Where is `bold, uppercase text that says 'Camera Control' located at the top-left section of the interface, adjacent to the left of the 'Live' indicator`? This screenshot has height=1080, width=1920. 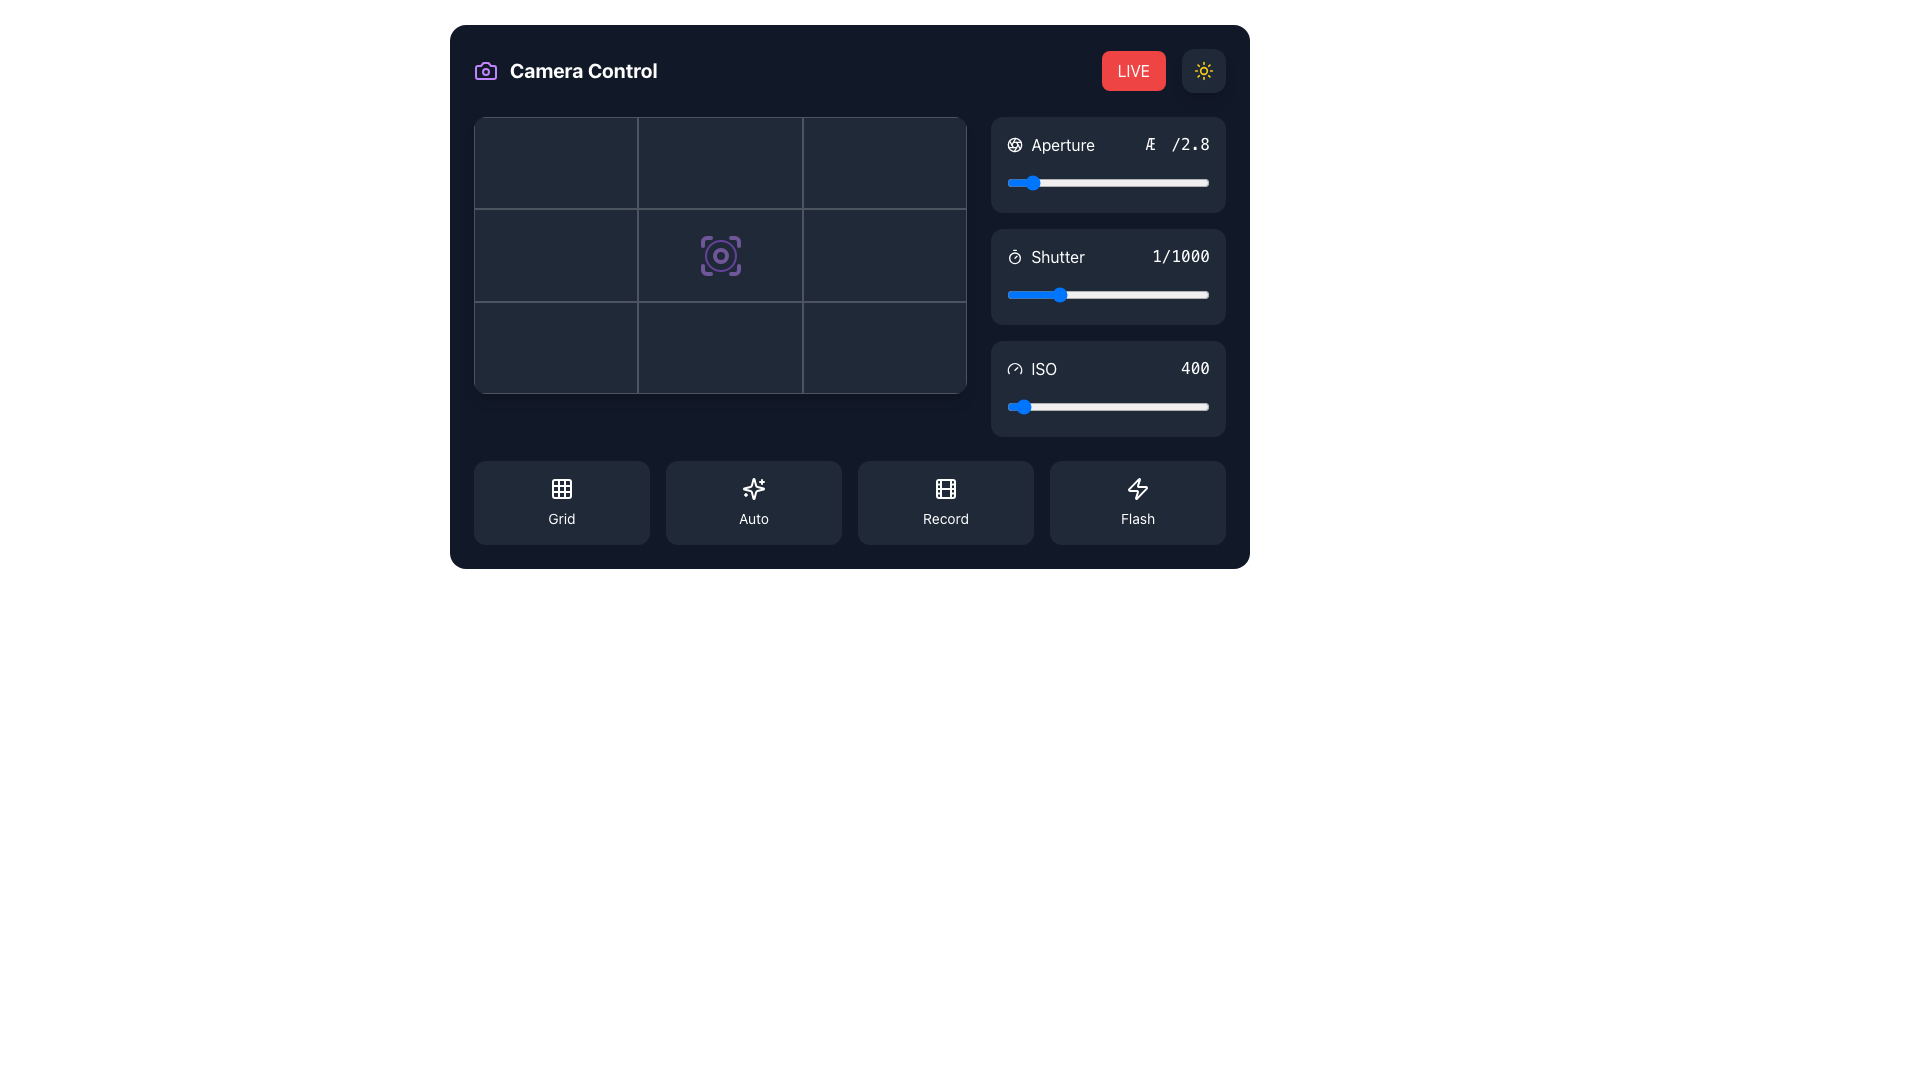 bold, uppercase text that says 'Camera Control' located at the top-left section of the interface, adjacent to the left of the 'Live' indicator is located at coordinates (582, 69).